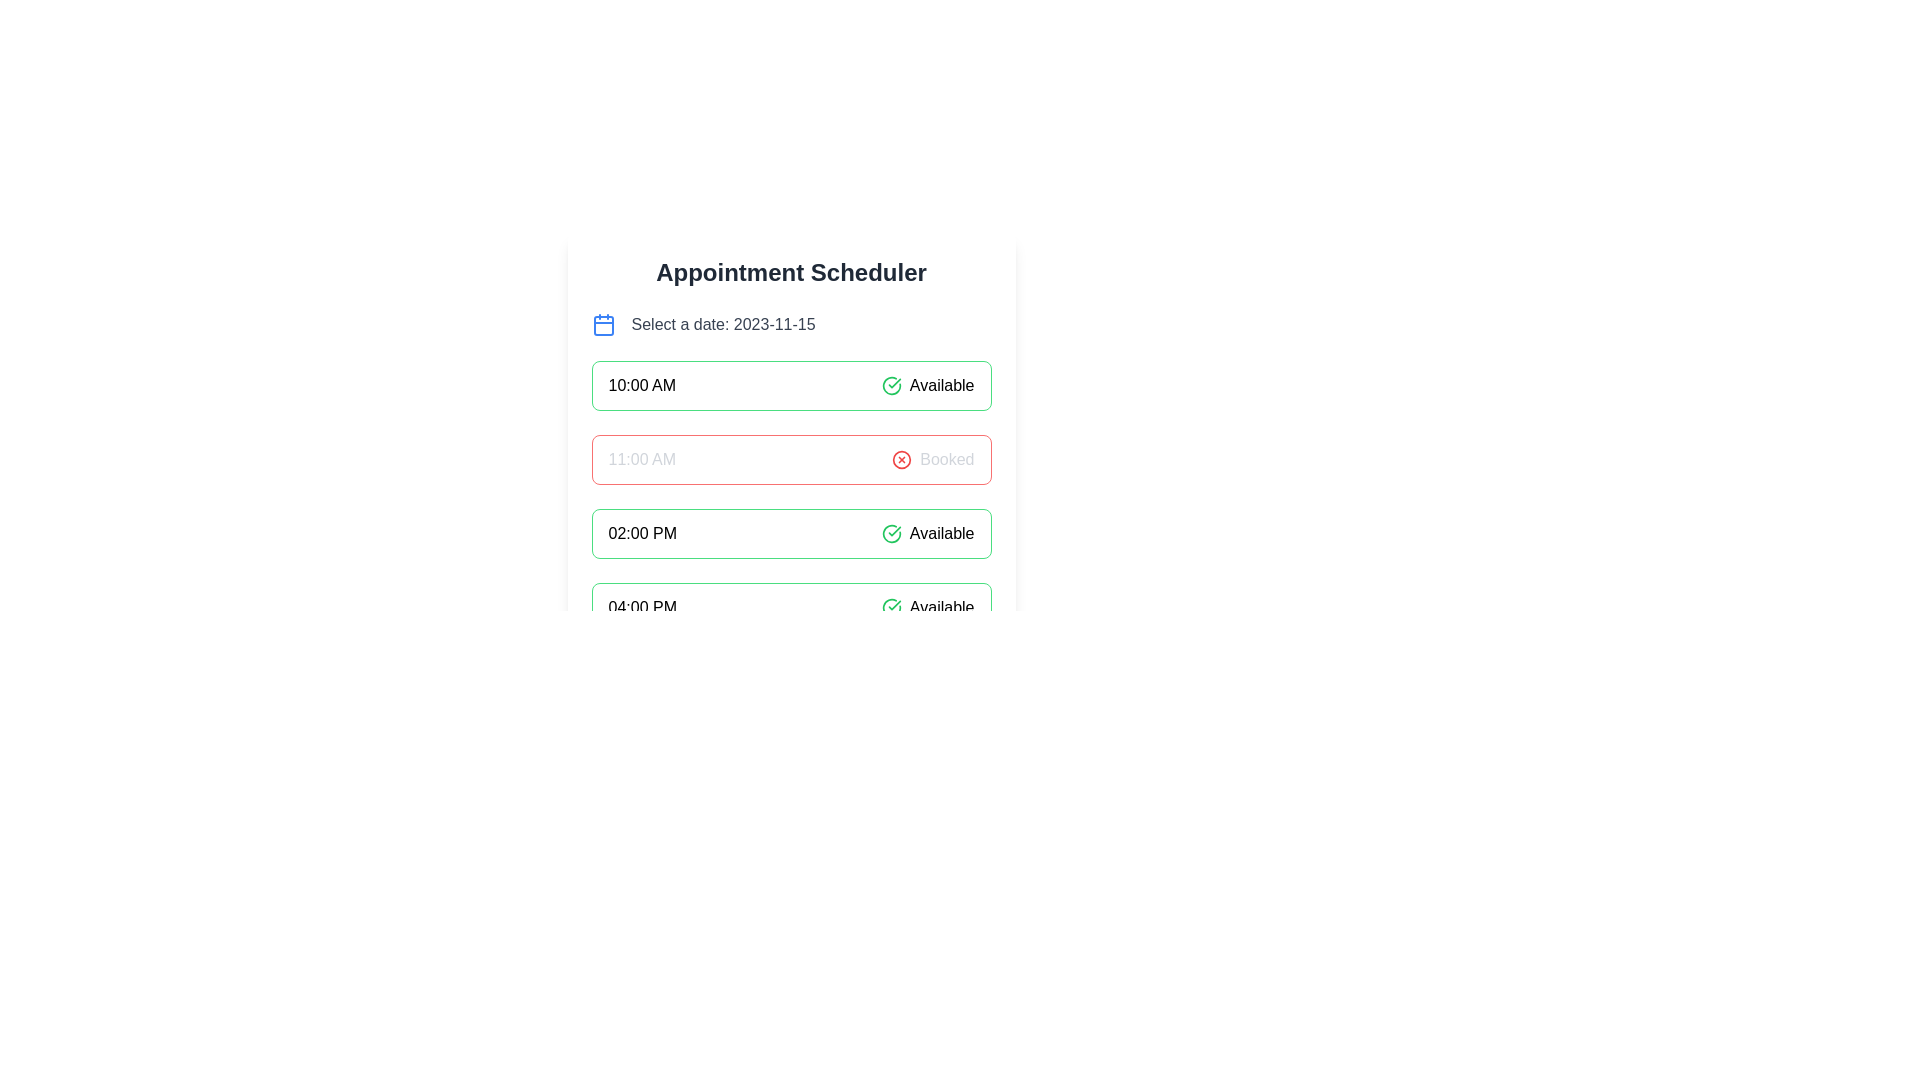 The height and width of the screenshot is (1080, 1920). I want to click on the text label displaying '10:00 AM', which indicates the time slot for an appointment in the first schedule block marked as available, so click(642, 385).